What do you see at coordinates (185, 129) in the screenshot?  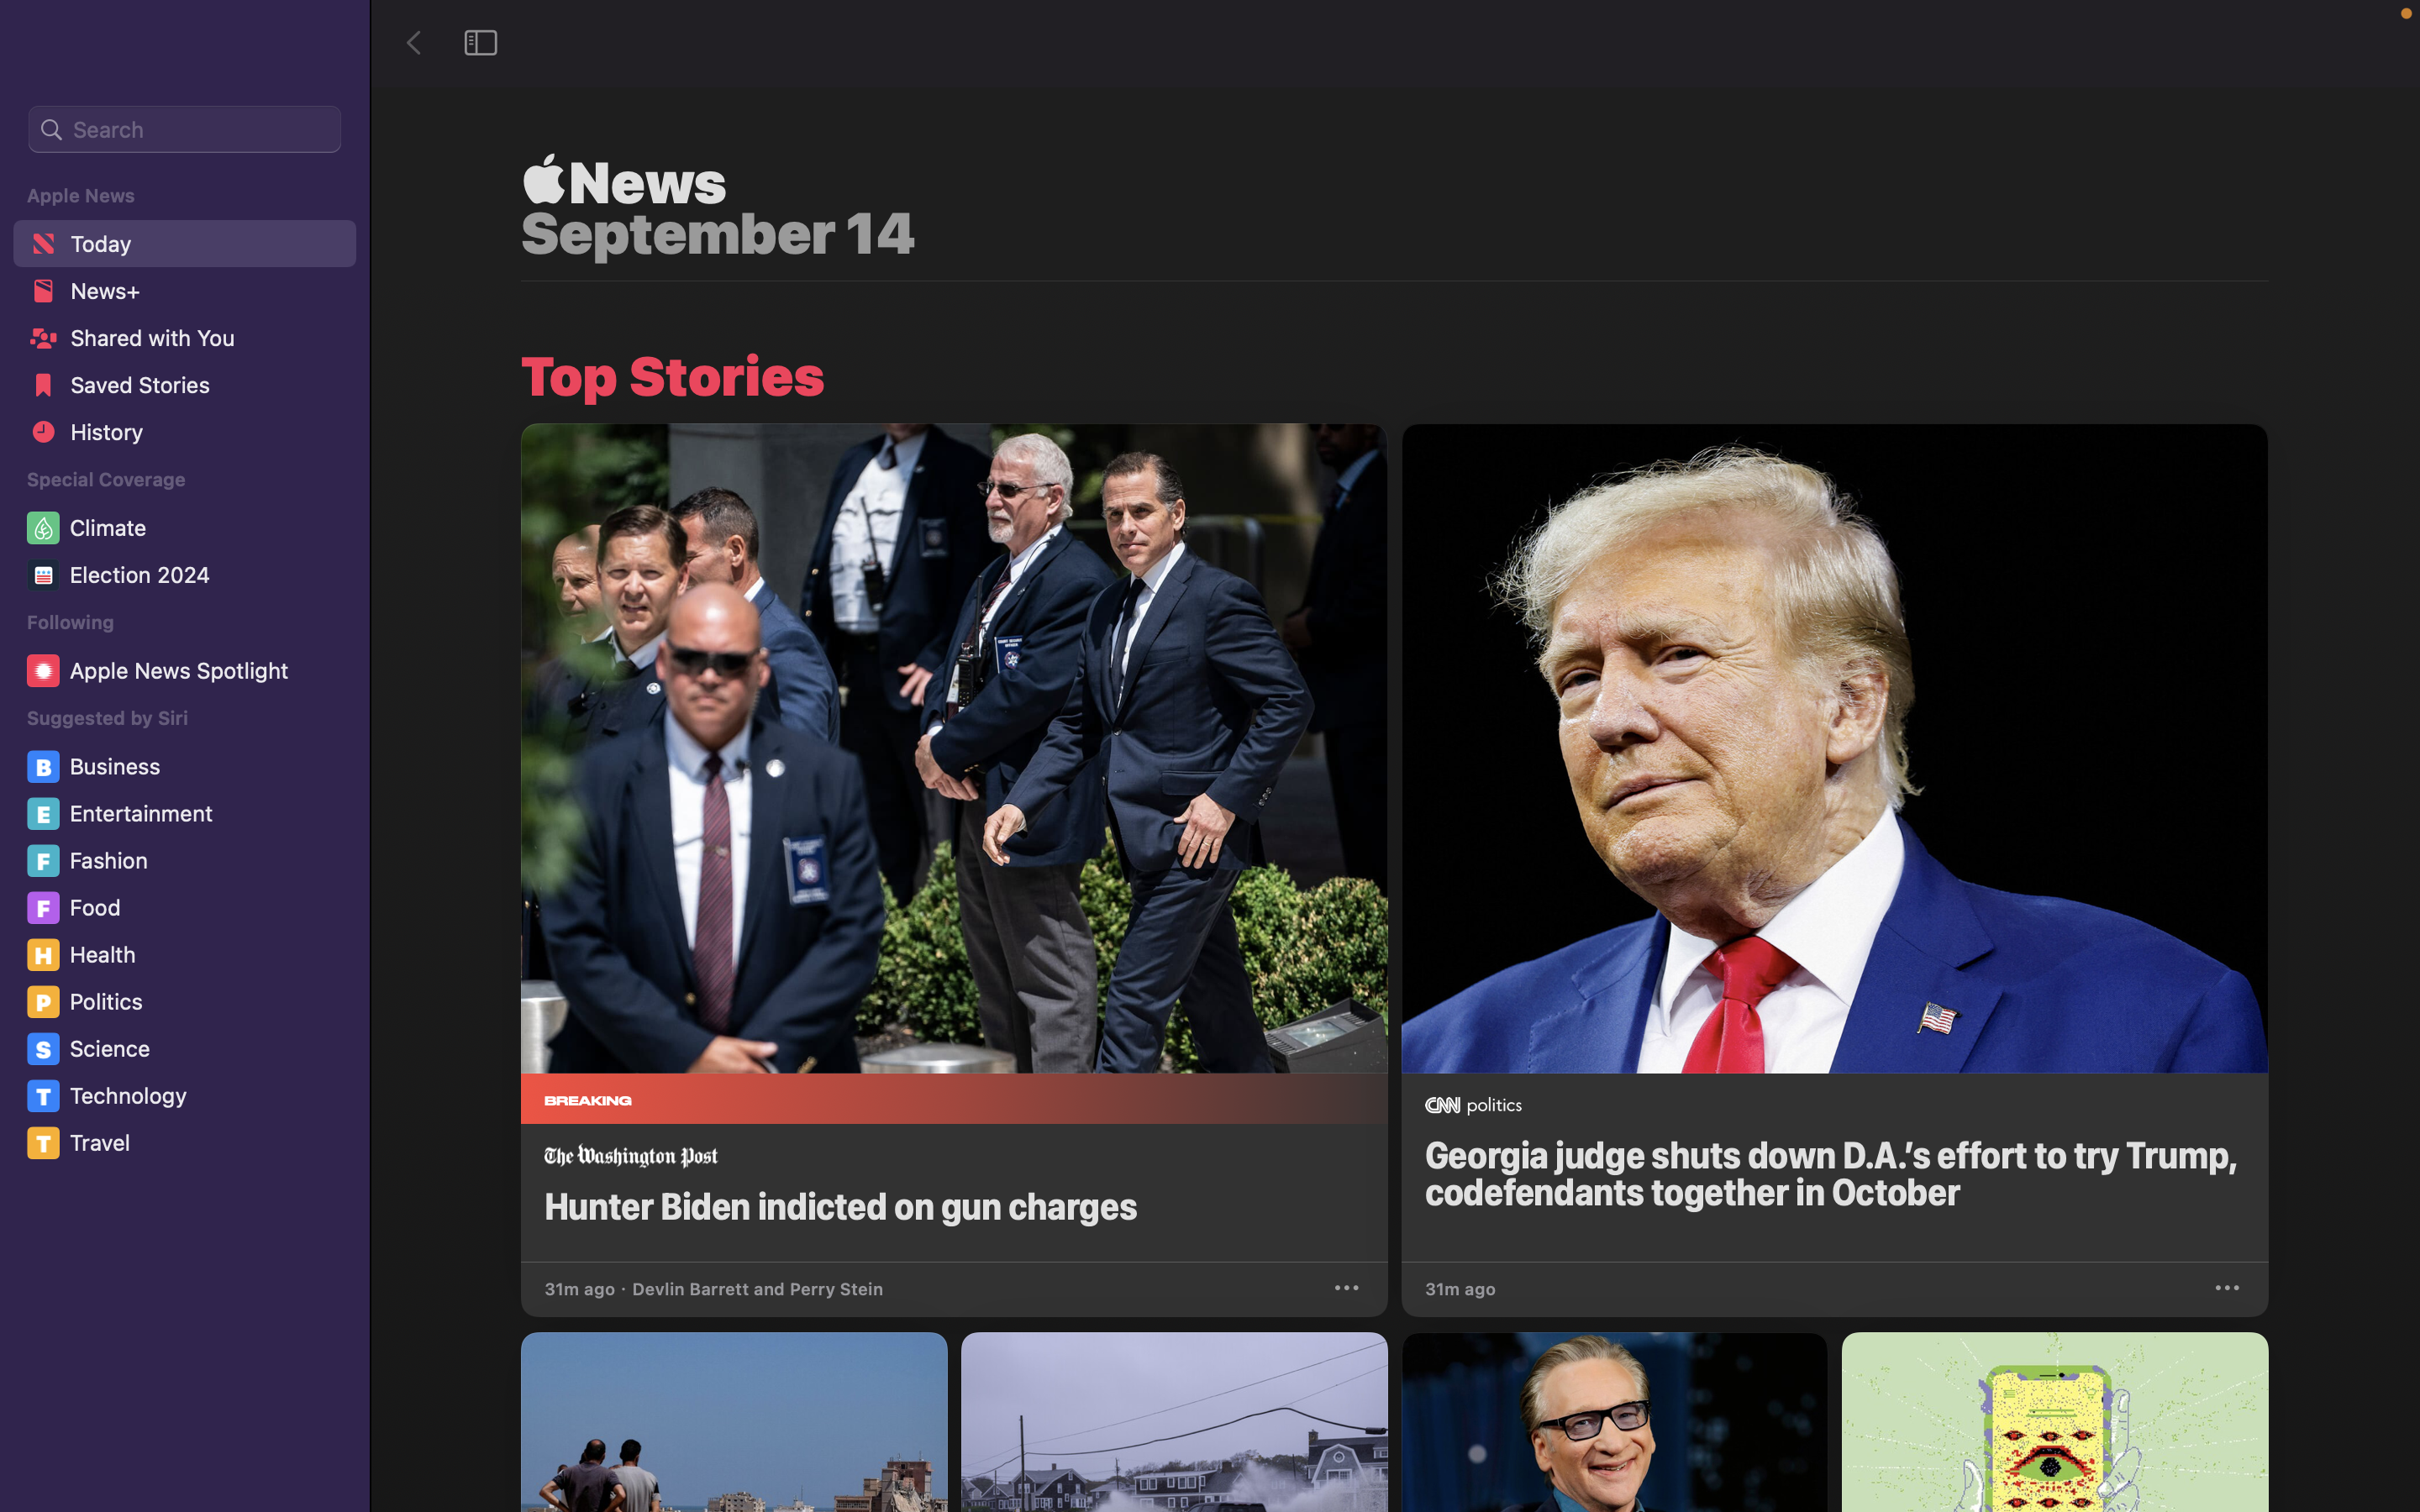 I see `Search for news about "Covid 2020"` at bounding box center [185, 129].